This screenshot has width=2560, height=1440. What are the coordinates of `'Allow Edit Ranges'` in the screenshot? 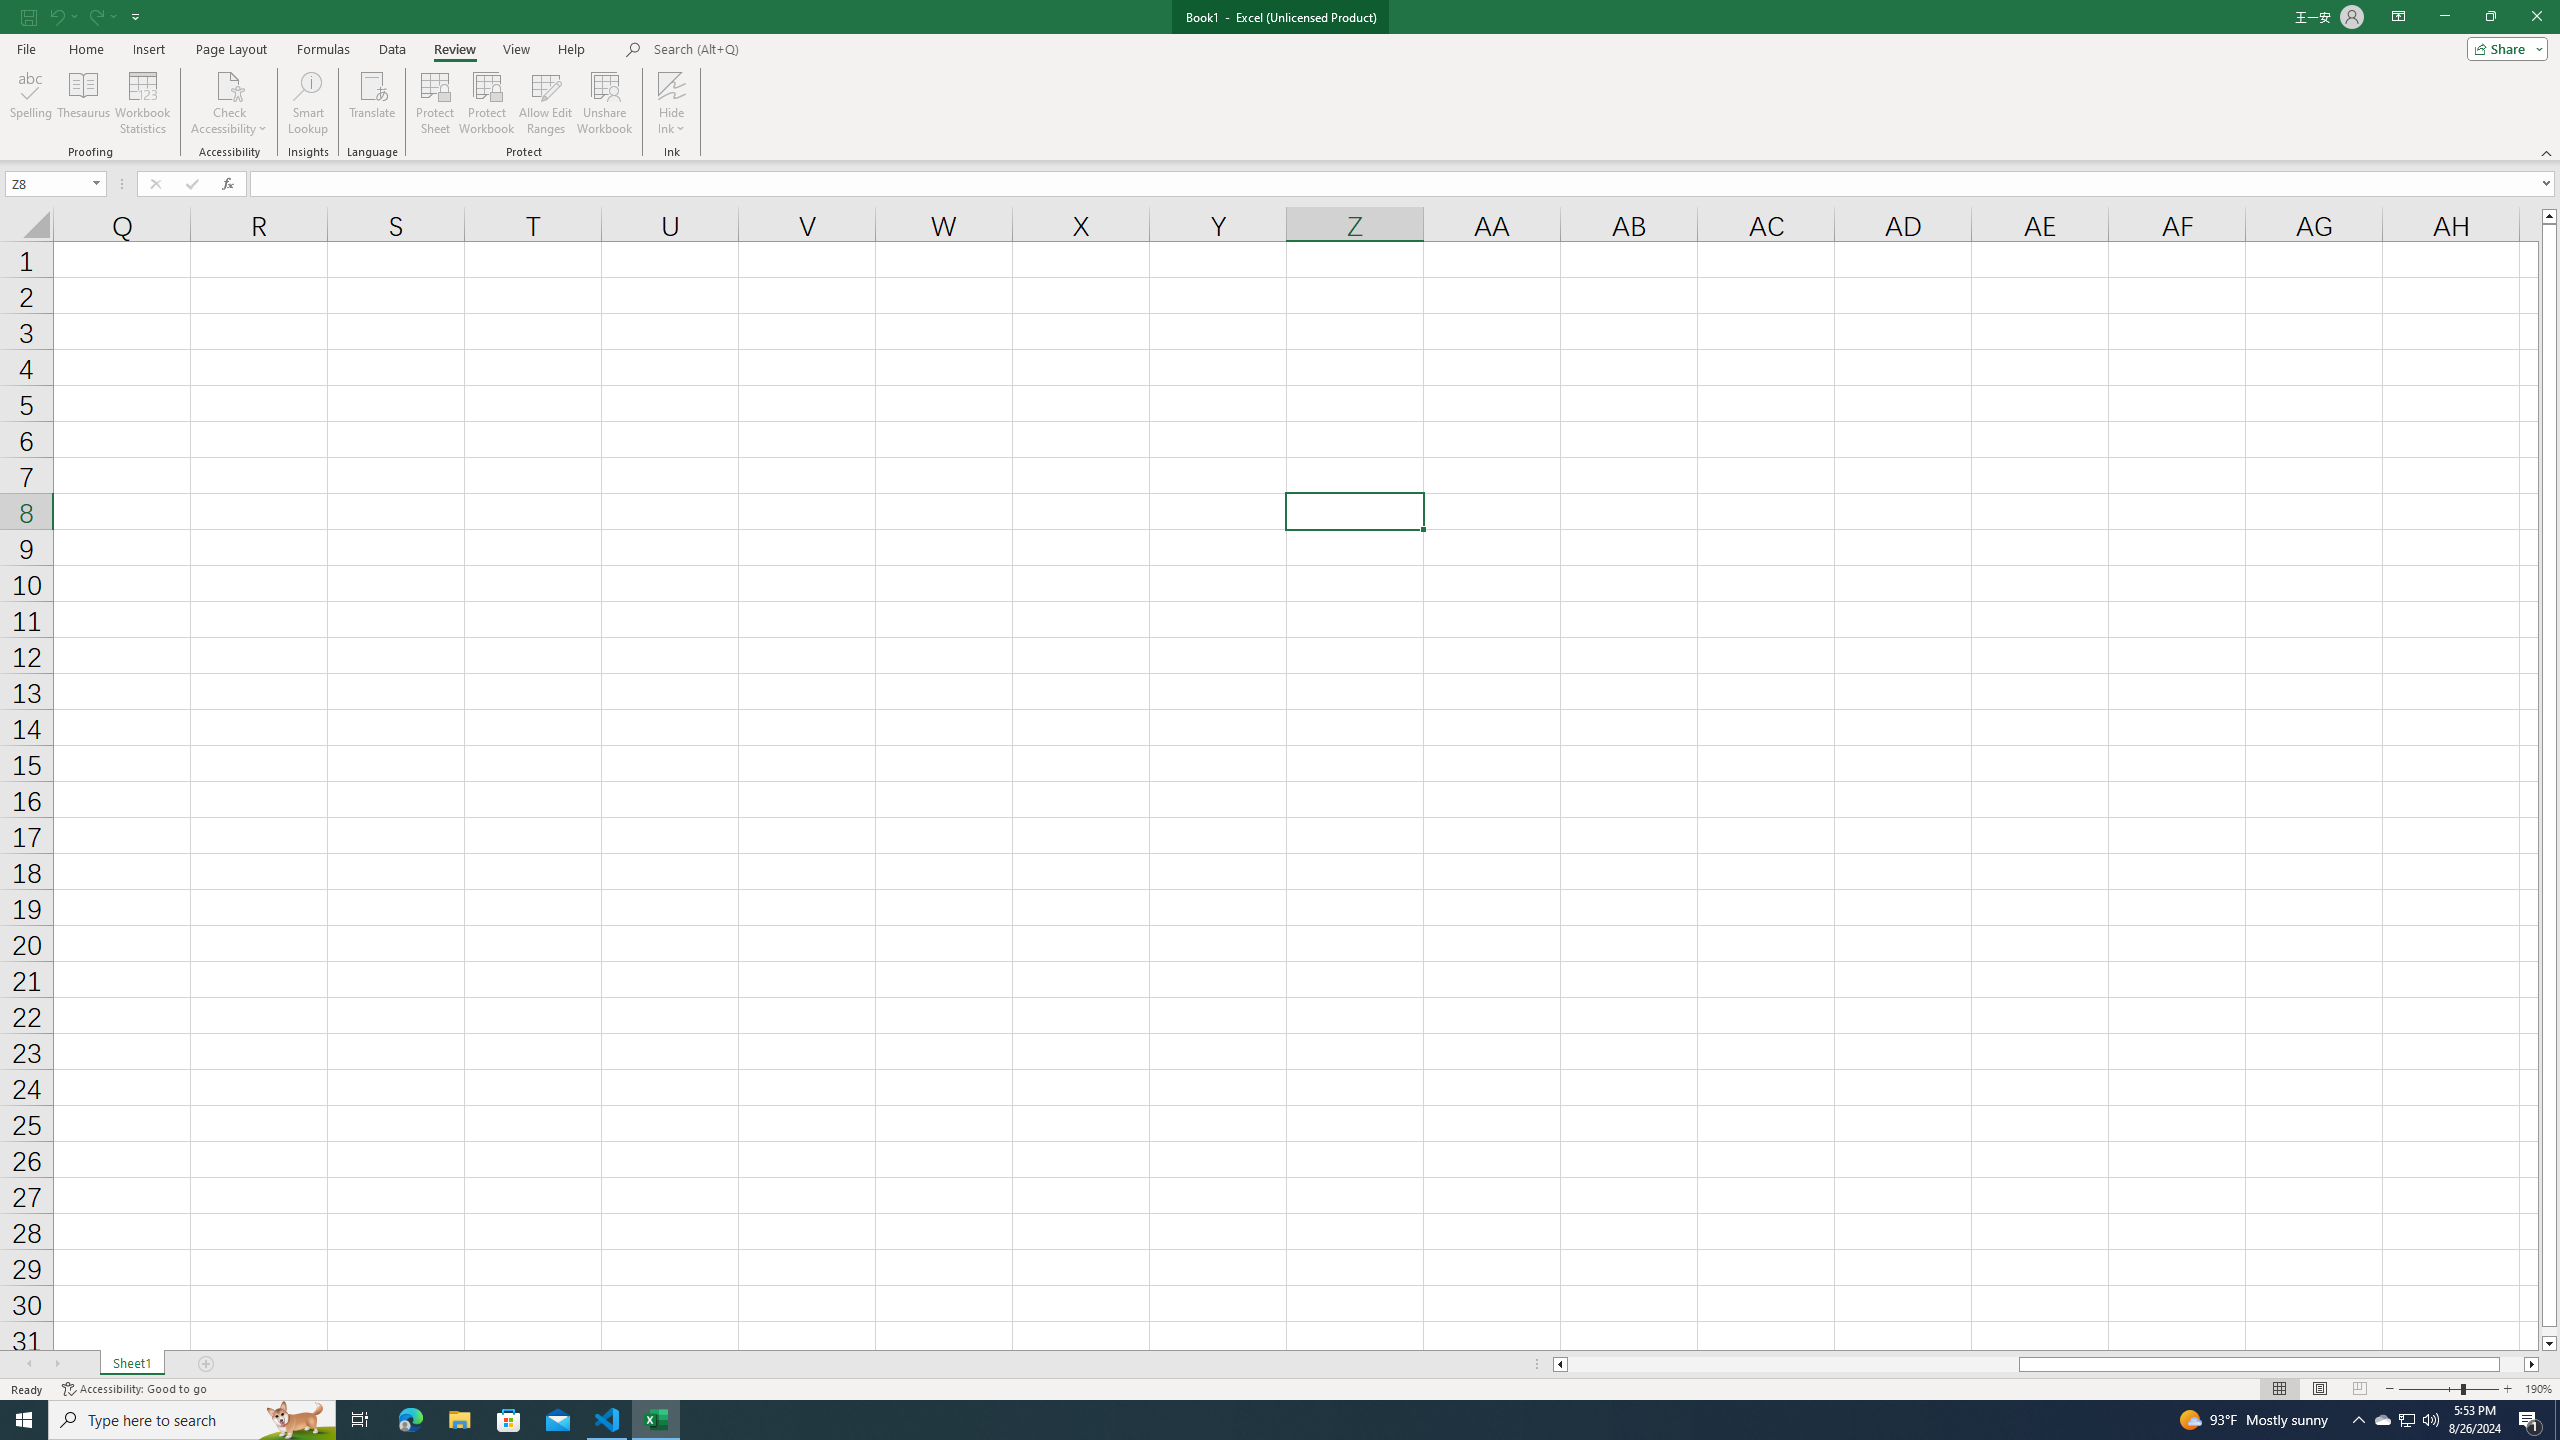 It's located at (546, 103).